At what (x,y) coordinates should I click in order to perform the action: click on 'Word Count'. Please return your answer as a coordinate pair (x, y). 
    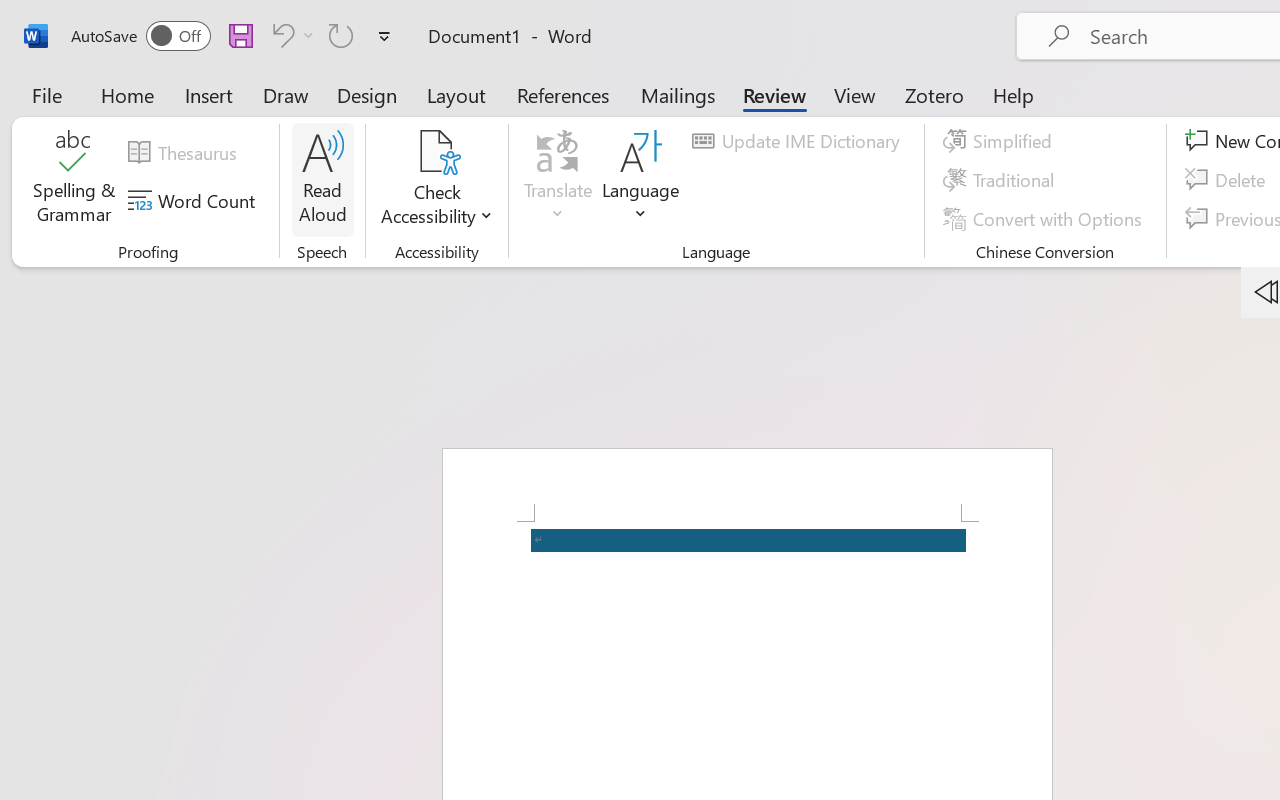
    Looking at the image, I should click on (194, 201).